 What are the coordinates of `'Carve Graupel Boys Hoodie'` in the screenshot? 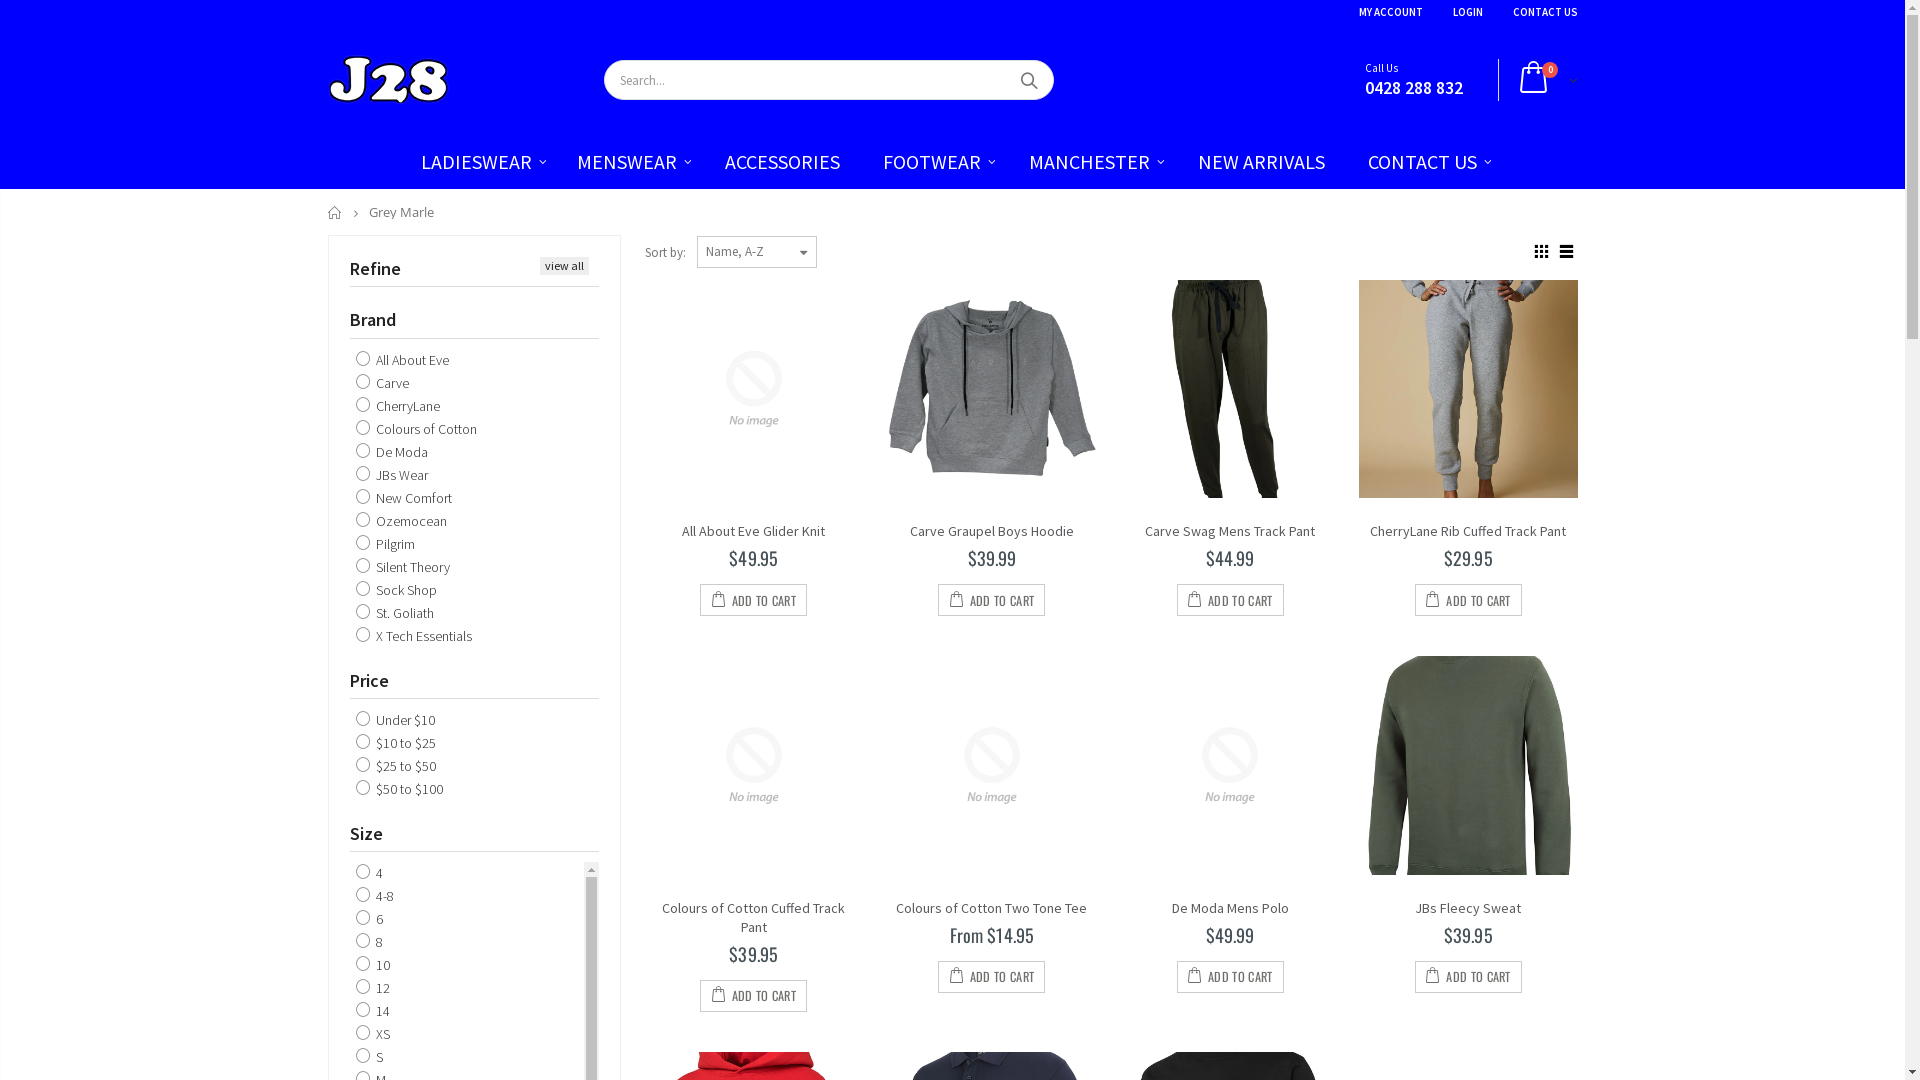 It's located at (992, 530).